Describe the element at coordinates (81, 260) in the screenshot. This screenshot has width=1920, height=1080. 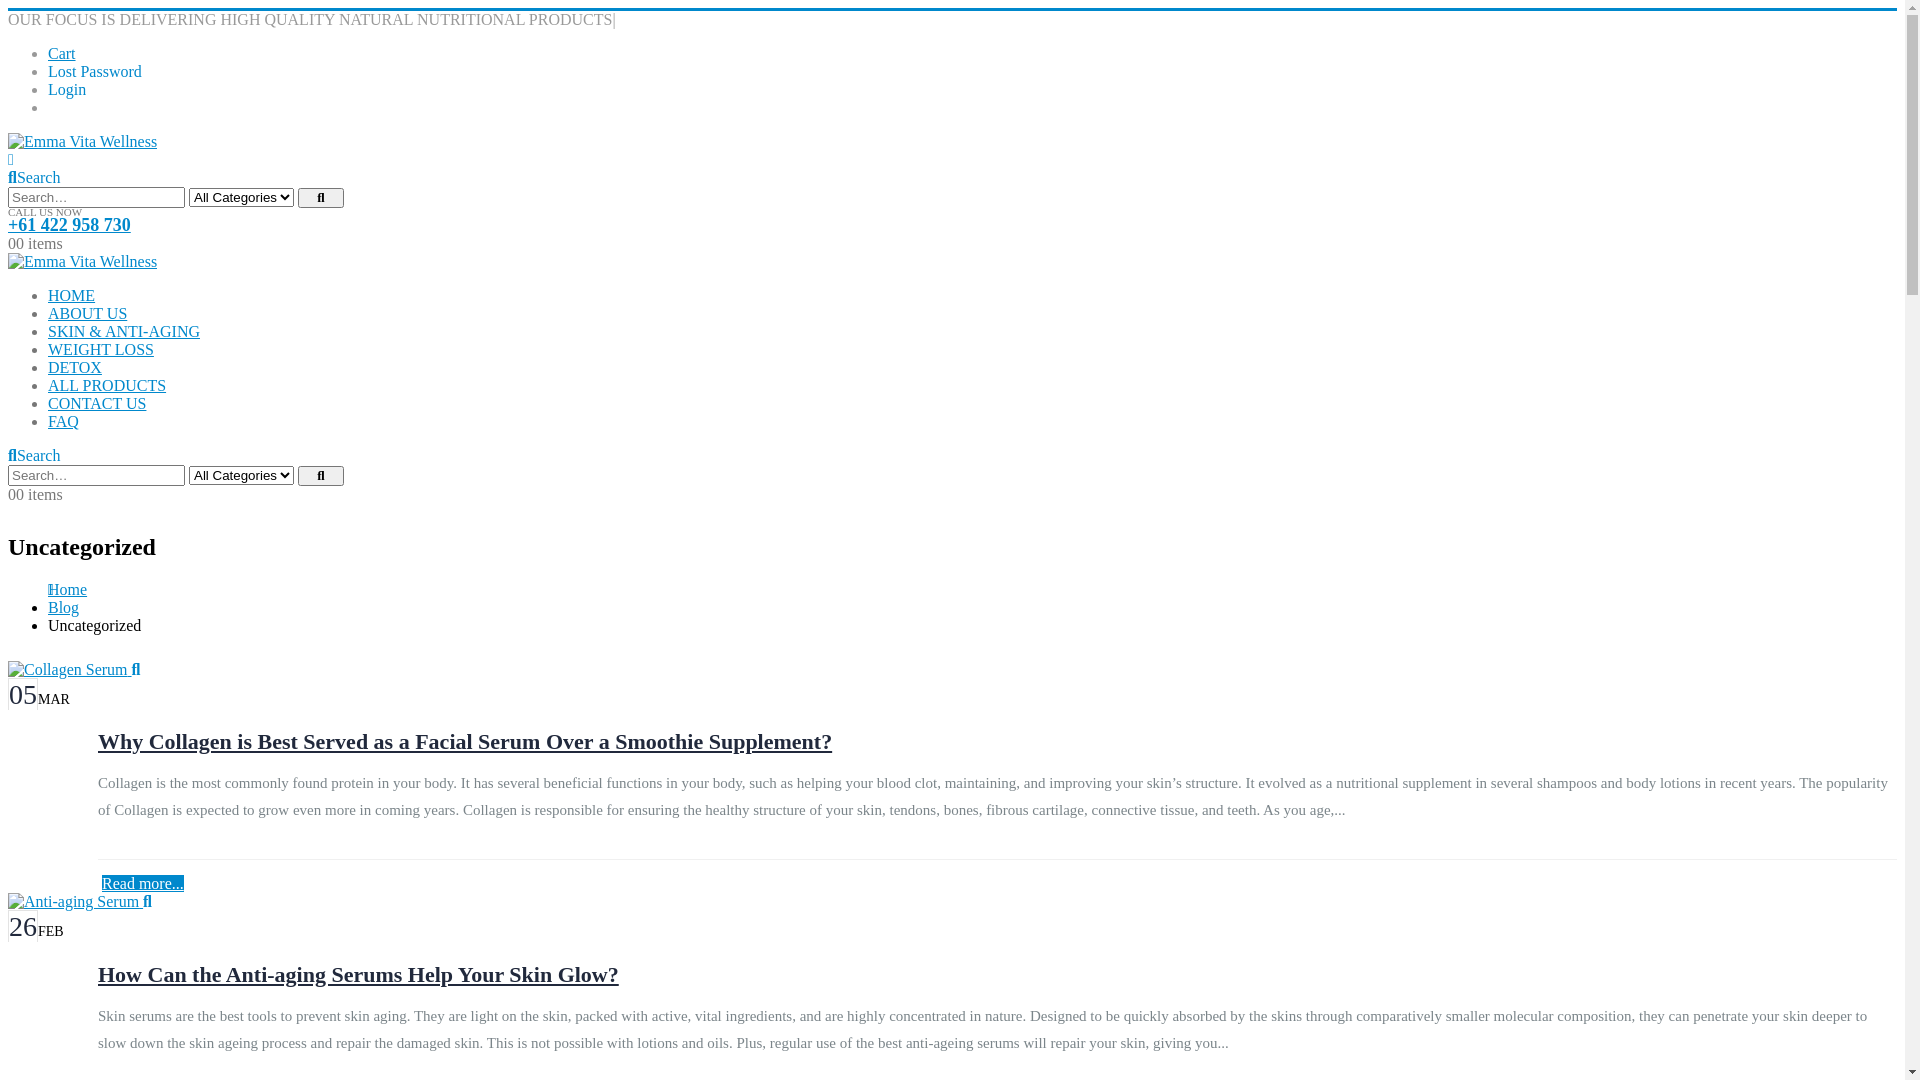
I see `'Emma Vita Wellness - Emma Vita Pvt. Ltd.'` at that location.